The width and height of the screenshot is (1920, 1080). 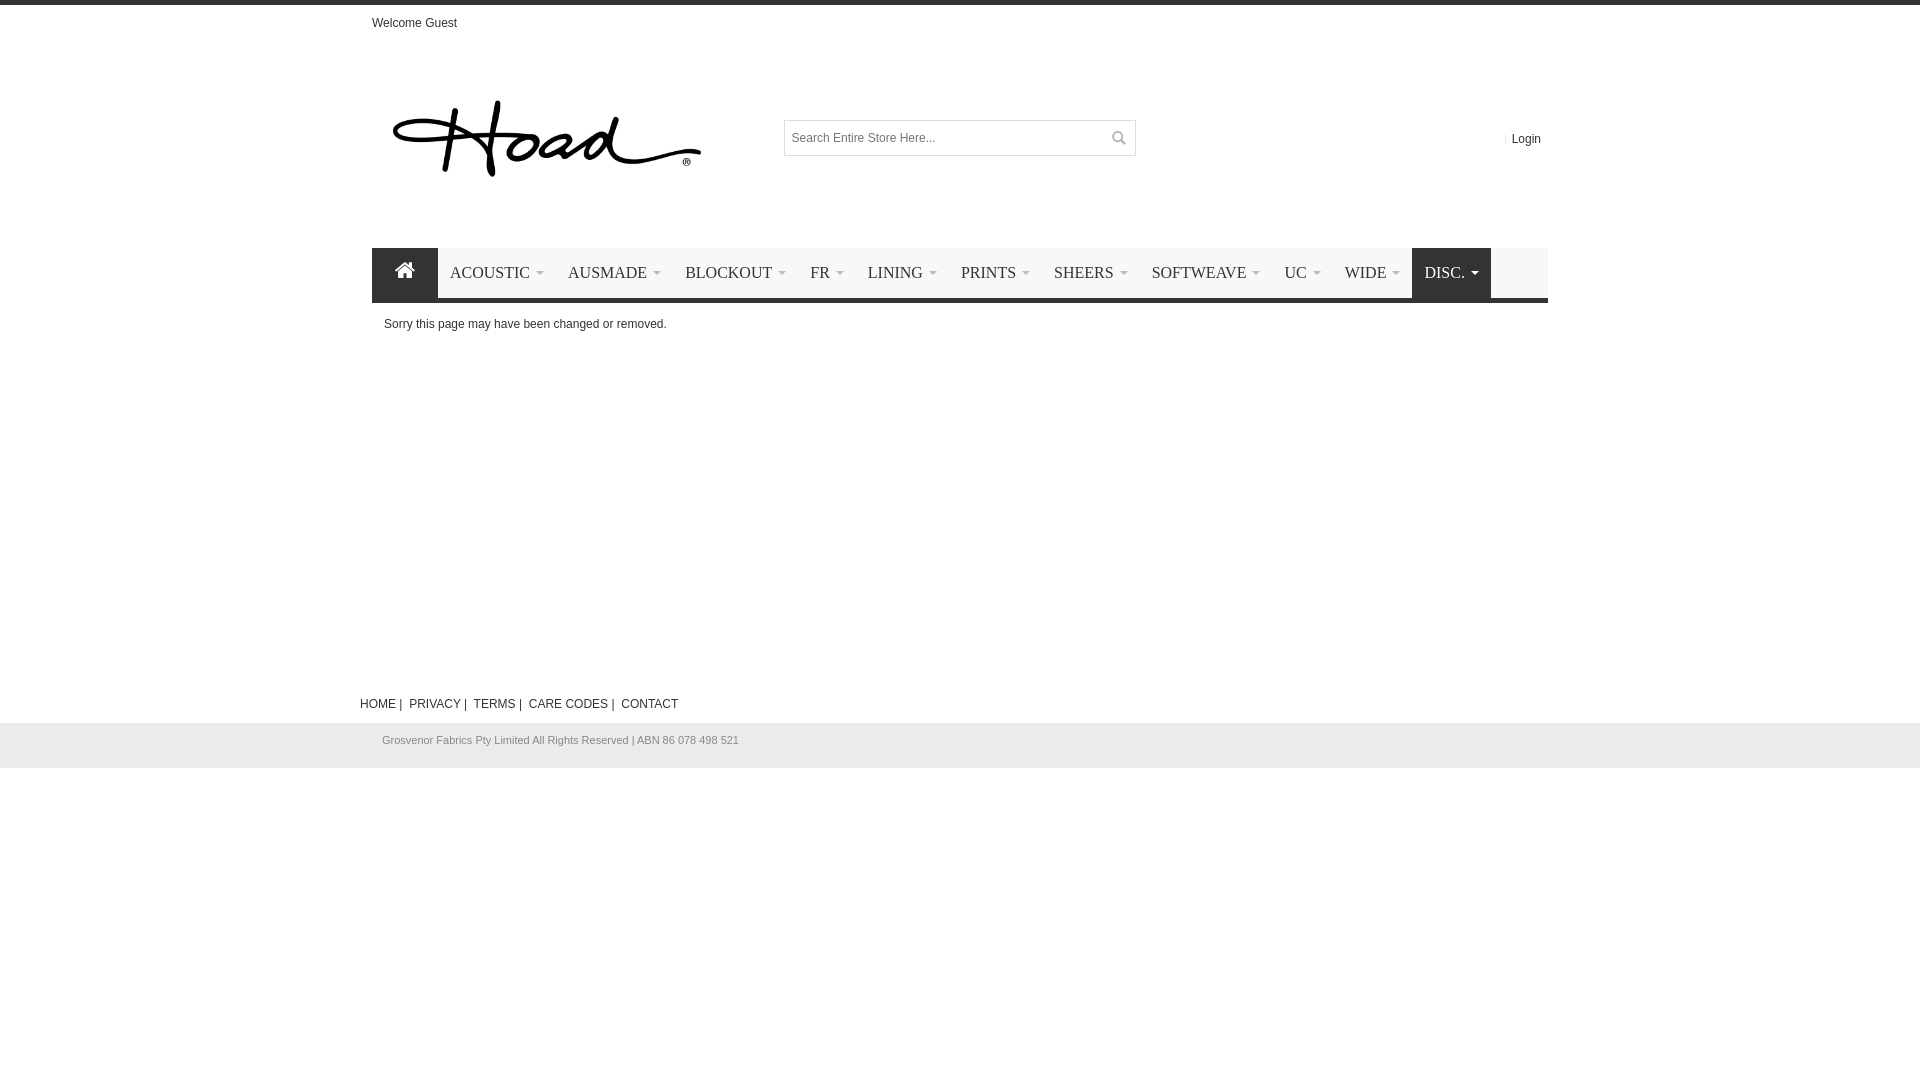 What do you see at coordinates (1205, 273) in the screenshot?
I see `'SOFTWEAVE  '` at bounding box center [1205, 273].